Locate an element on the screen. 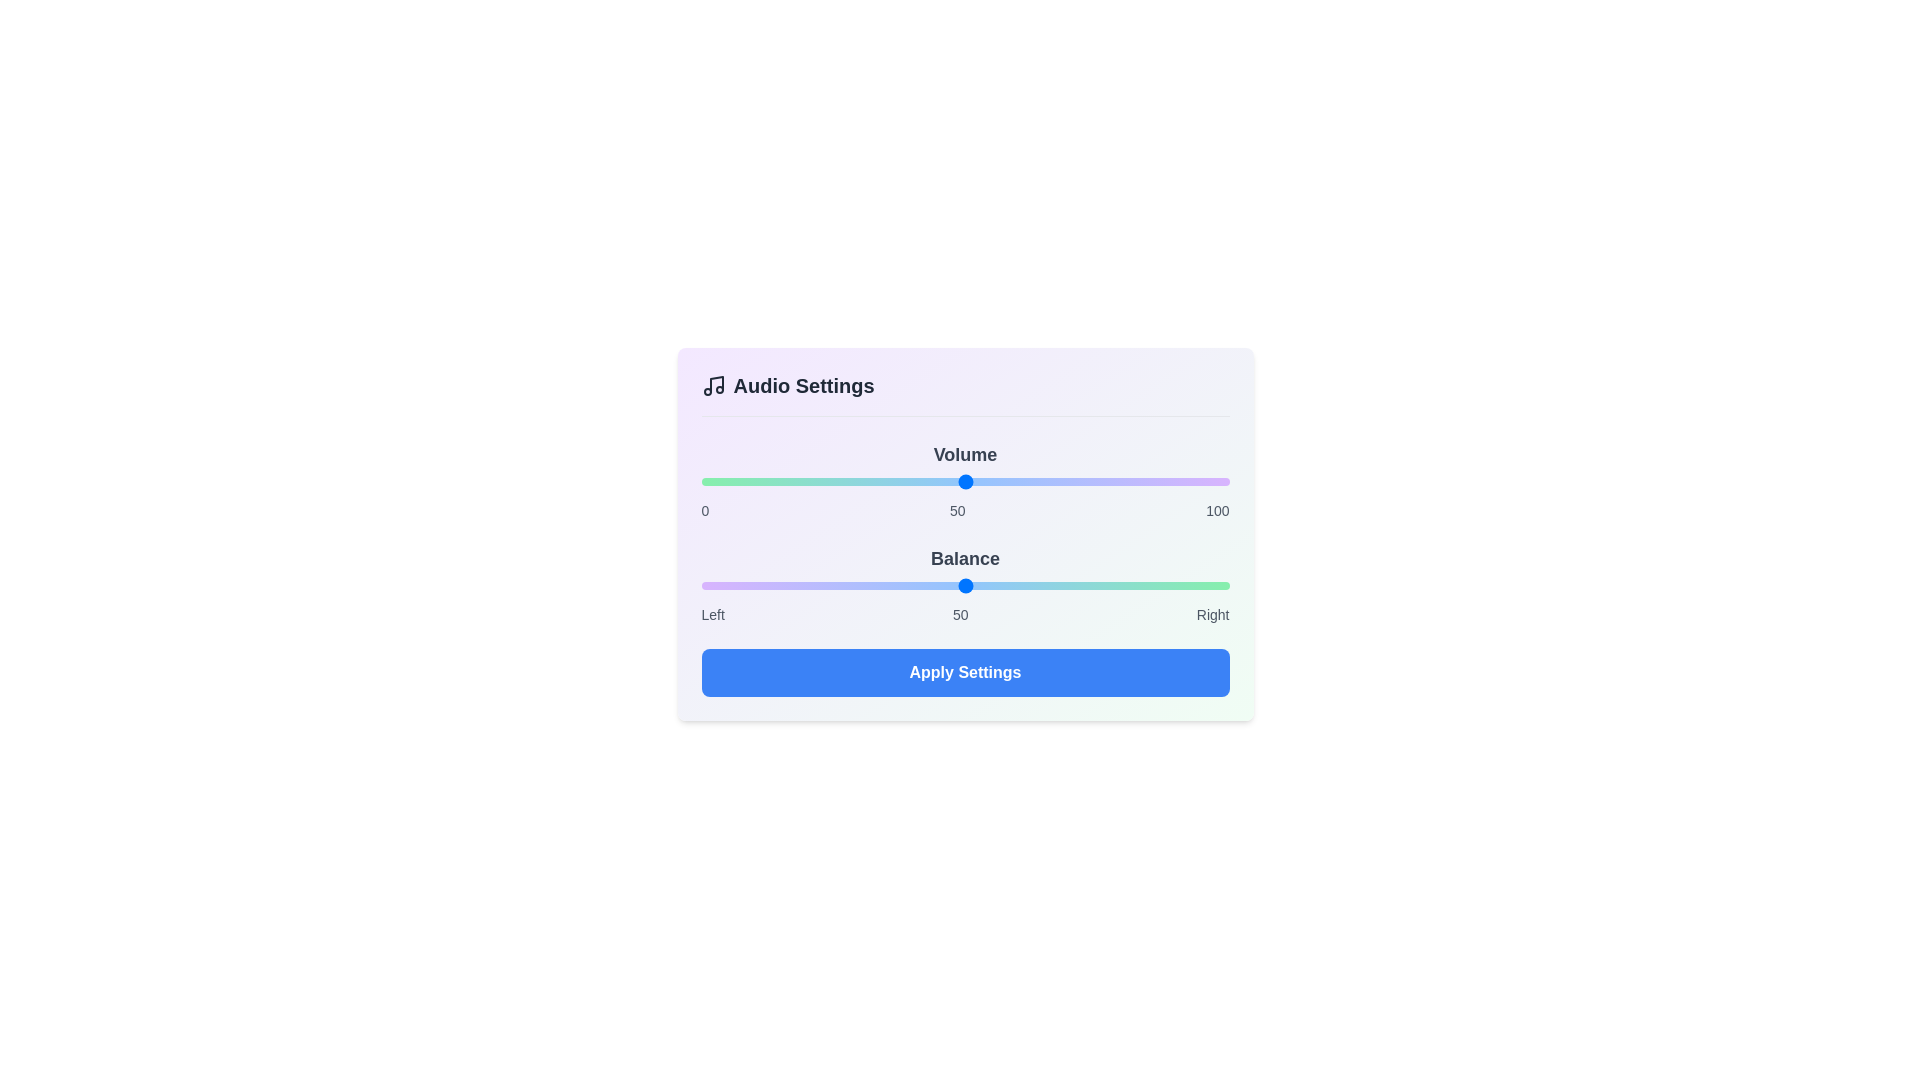 The height and width of the screenshot is (1080, 1920). balance is located at coordinates (1054, 585).